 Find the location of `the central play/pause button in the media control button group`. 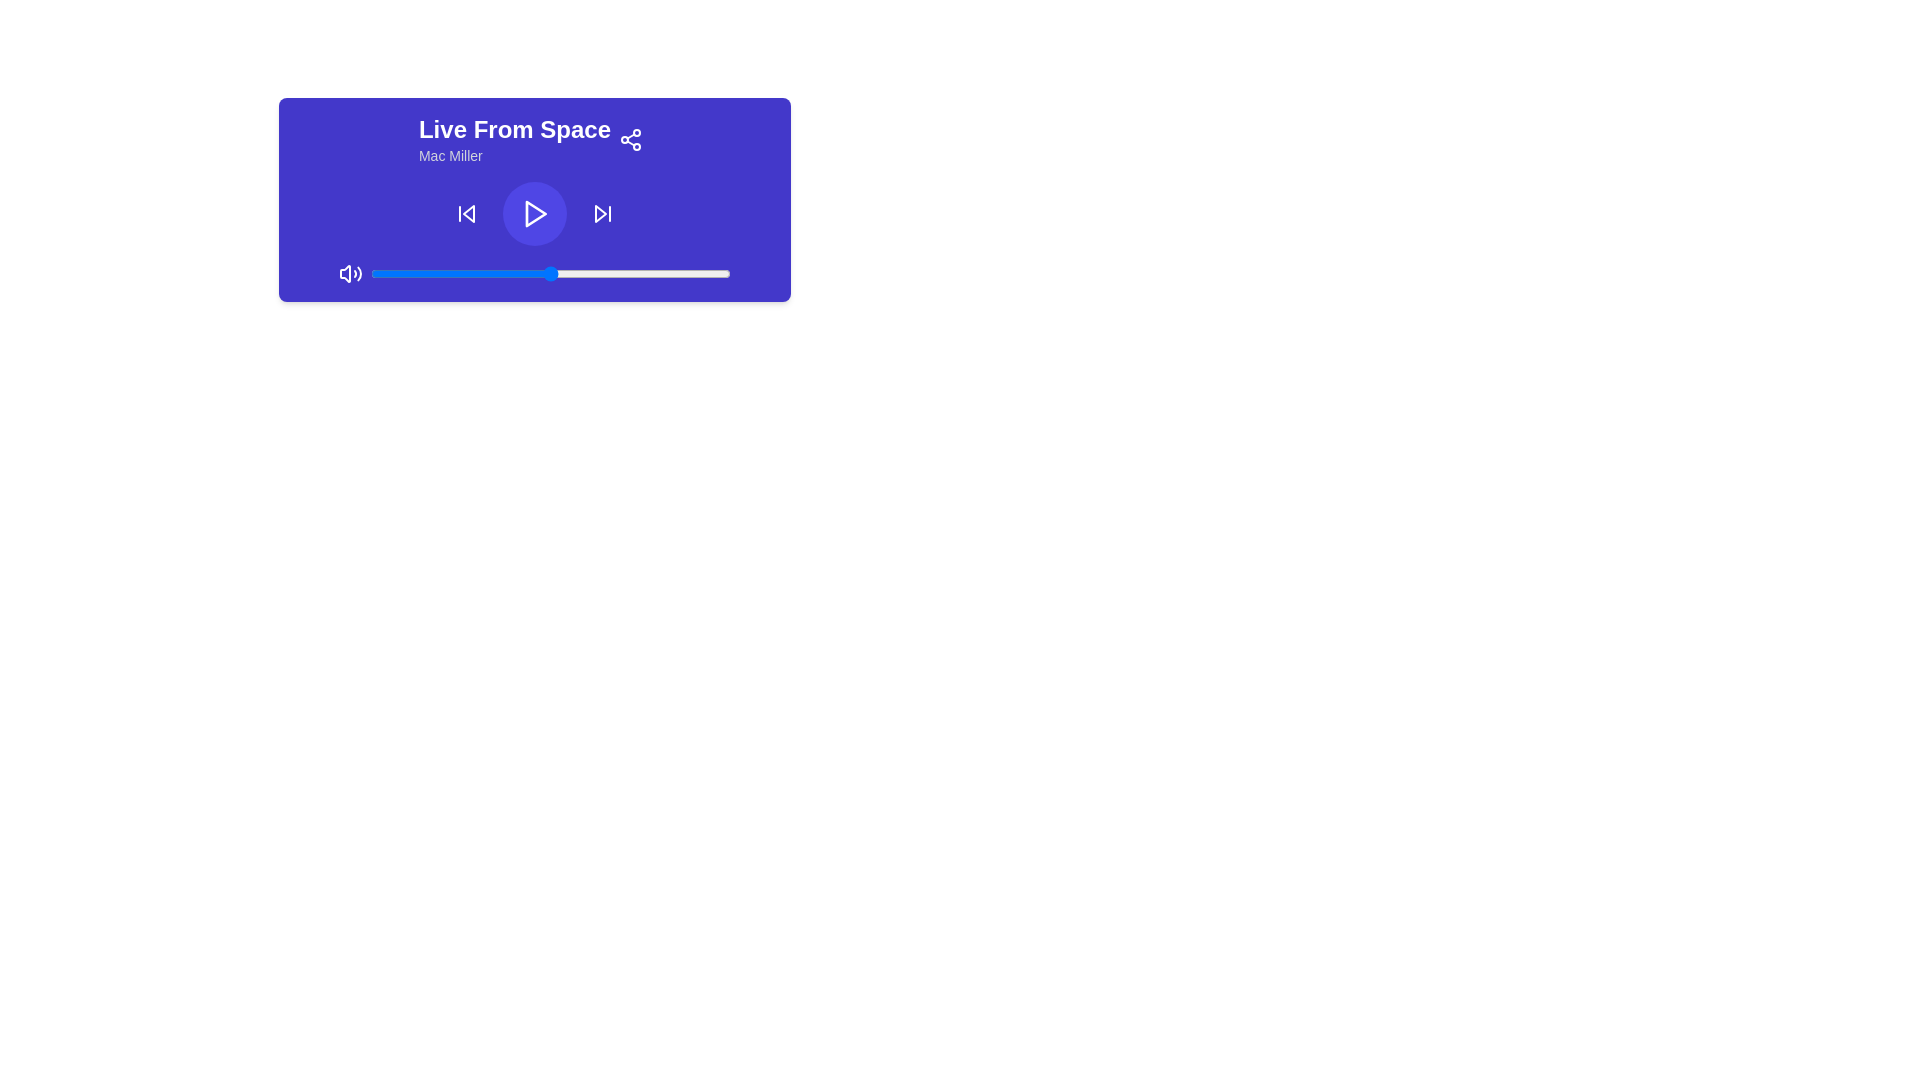

the central play/pause button in the media control button group is located at coordinates (534, 213).